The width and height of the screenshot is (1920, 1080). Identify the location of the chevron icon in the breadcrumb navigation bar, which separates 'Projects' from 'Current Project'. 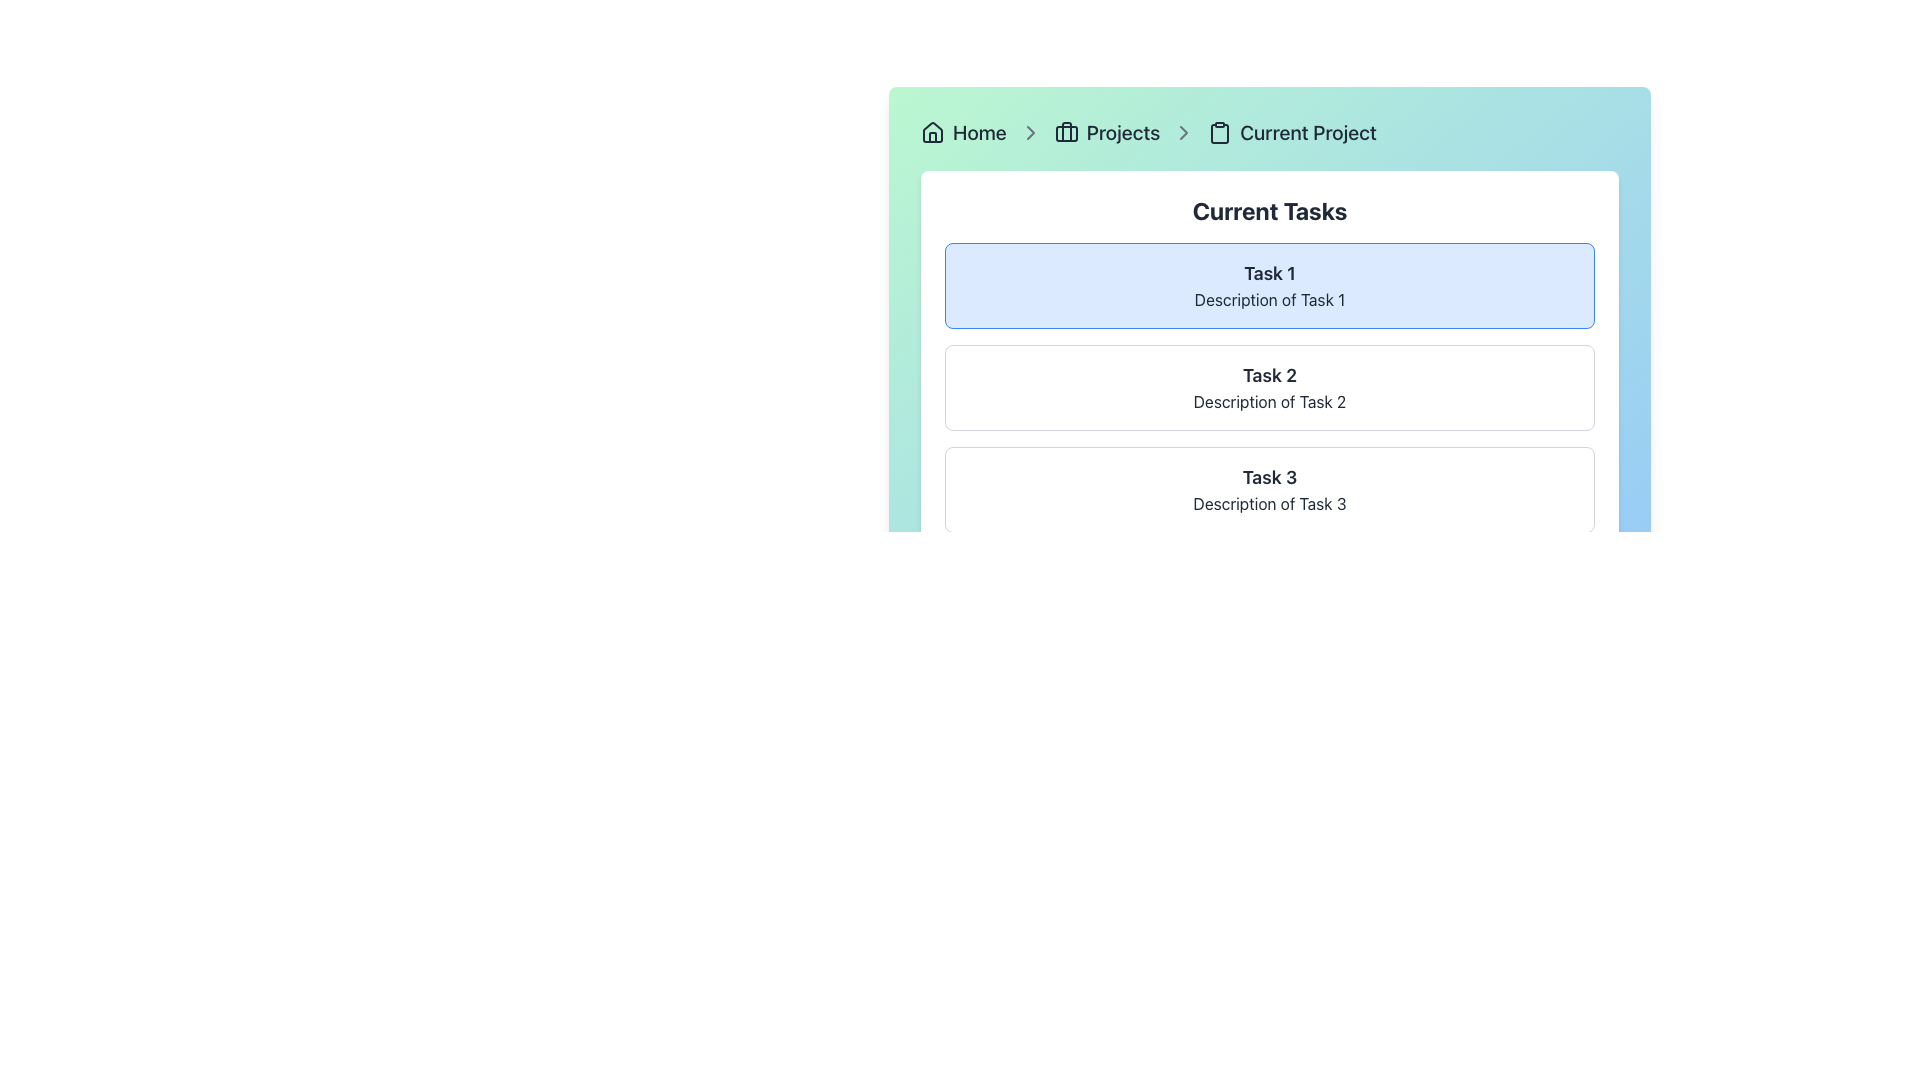
(1184, 132).